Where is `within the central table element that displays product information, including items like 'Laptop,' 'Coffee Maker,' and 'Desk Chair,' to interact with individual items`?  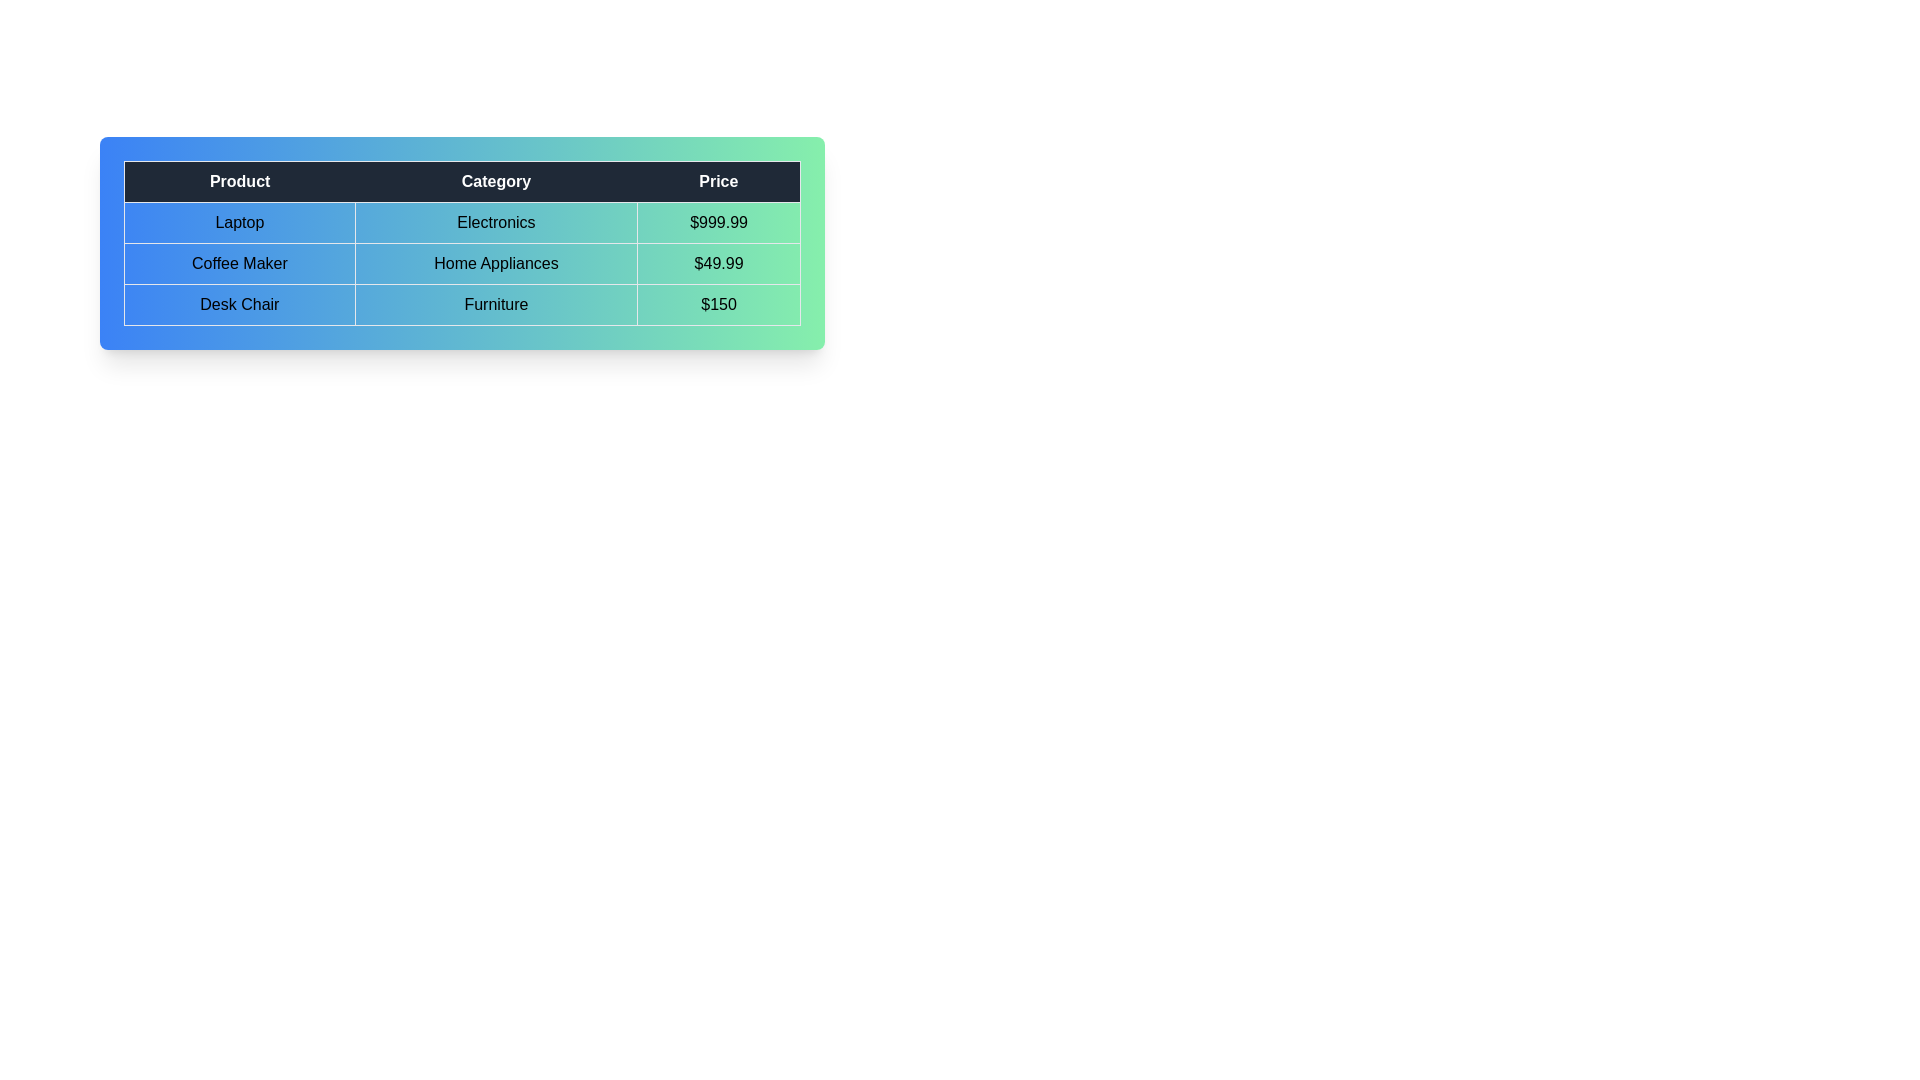
within the central table element that displays product information, including items like 'Laptop,' 'Coffee Maker,' and 'Desk Chair,' to interact with individual items is located at coordinates (461, 242).